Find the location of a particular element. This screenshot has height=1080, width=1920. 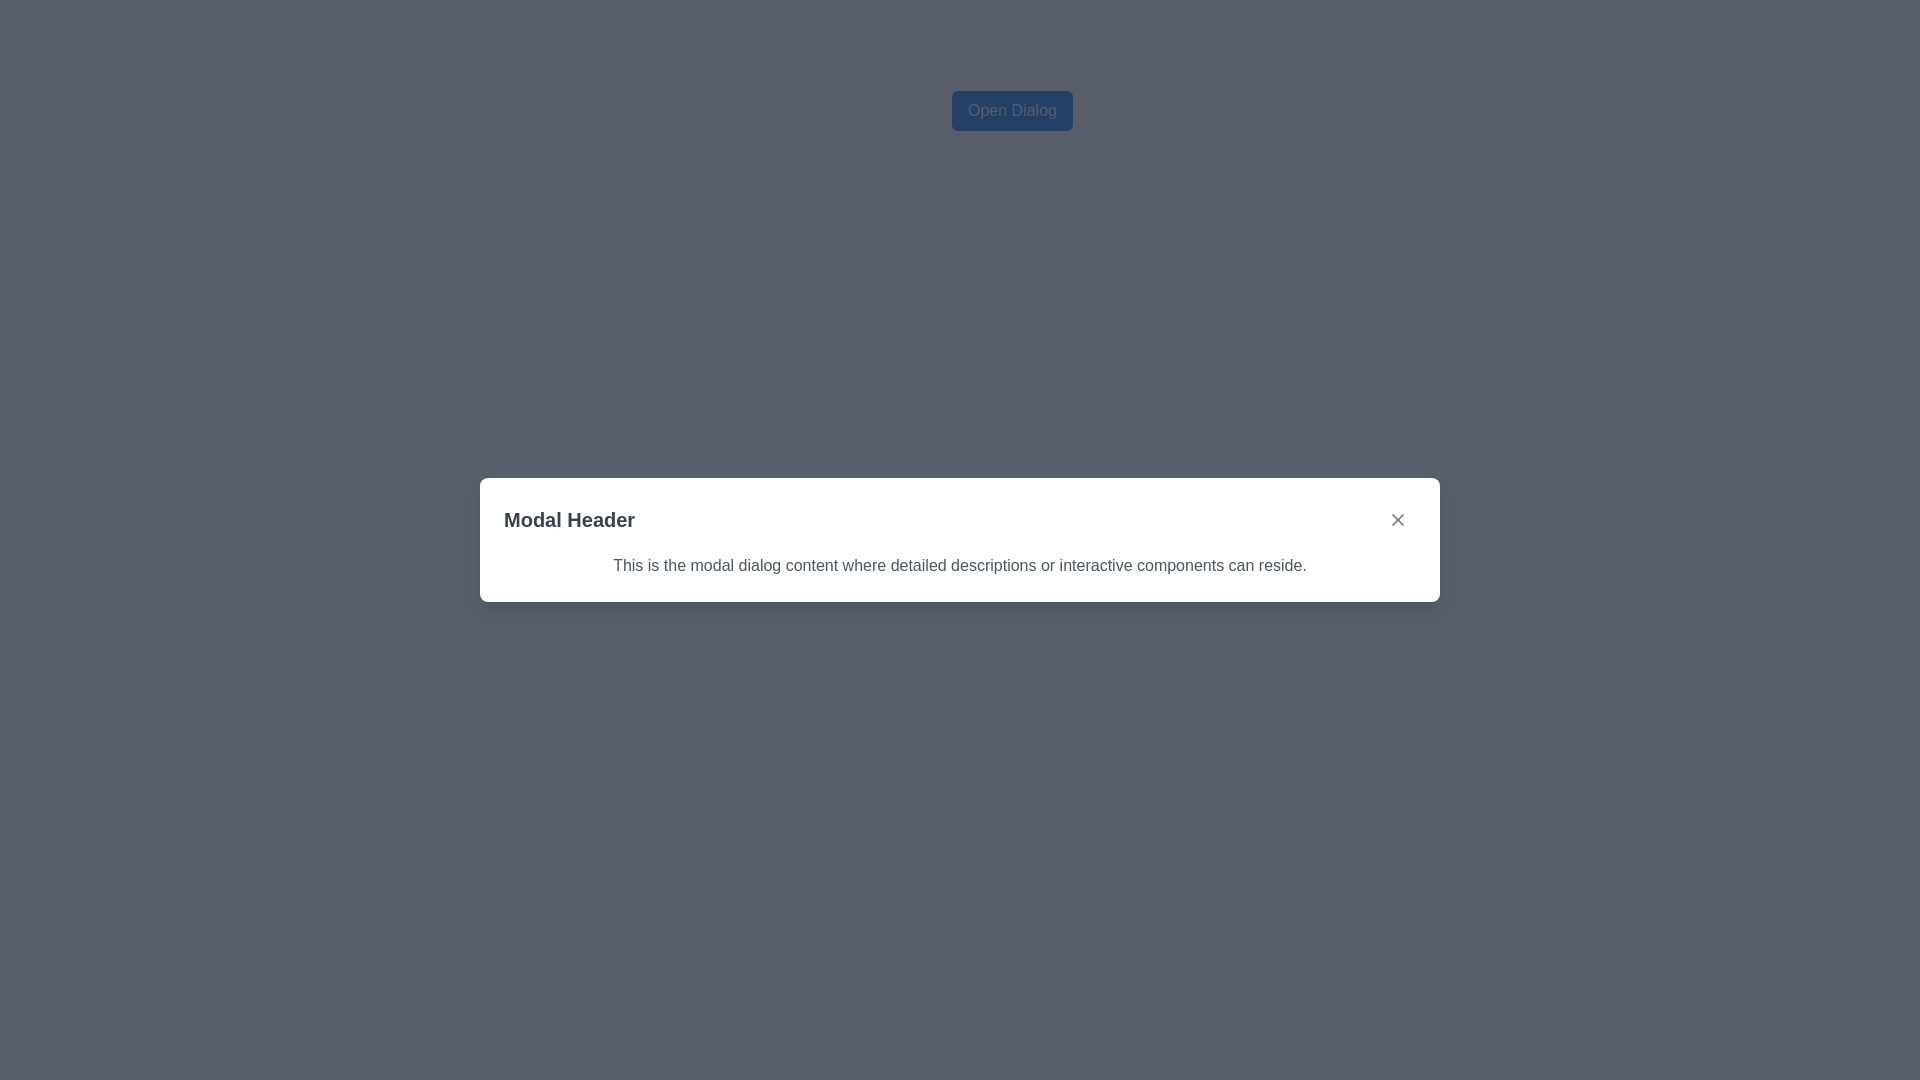

the small 'X' icon in the top-right corner of the modal header to trigger a visual change is located at coordinates (1396, 519).